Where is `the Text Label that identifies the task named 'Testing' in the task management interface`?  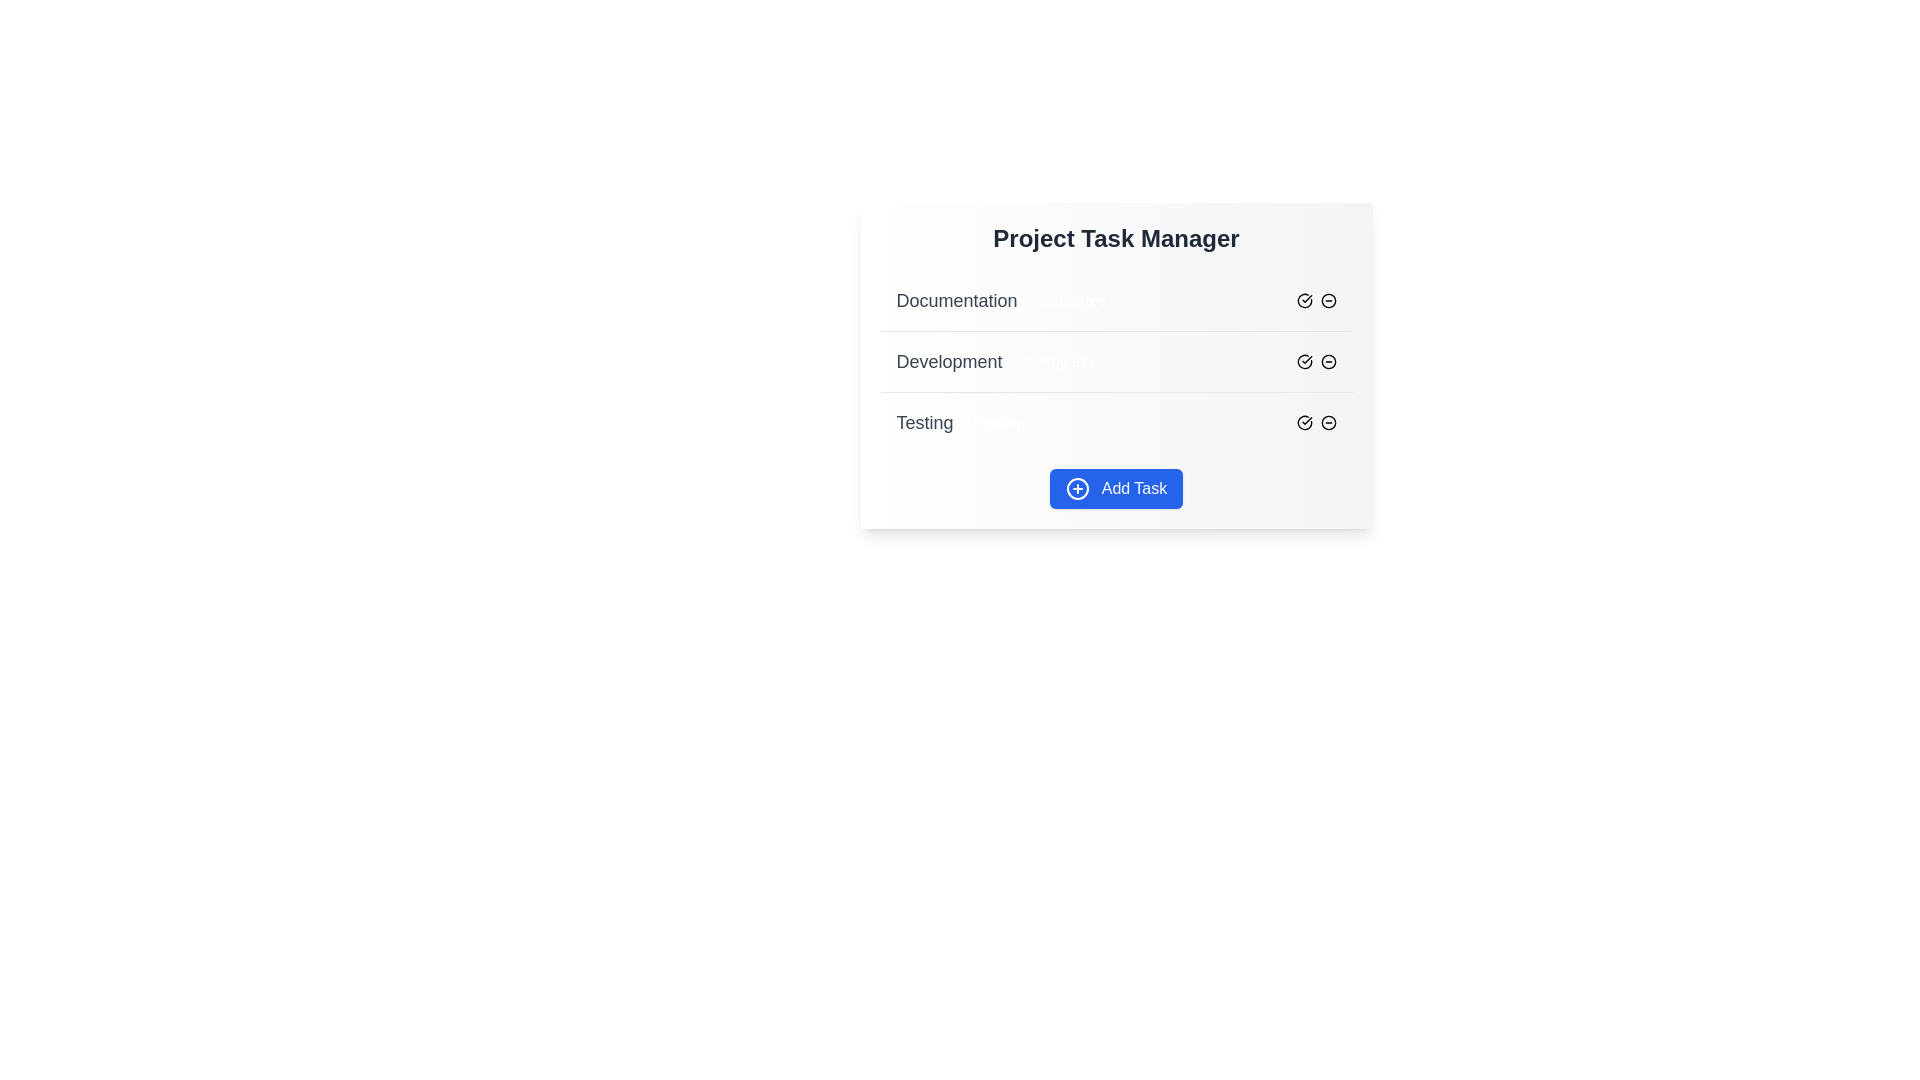 the Text Label that identifies the task named 'Testing' in the task management interface is located at coordinates (924, 422).